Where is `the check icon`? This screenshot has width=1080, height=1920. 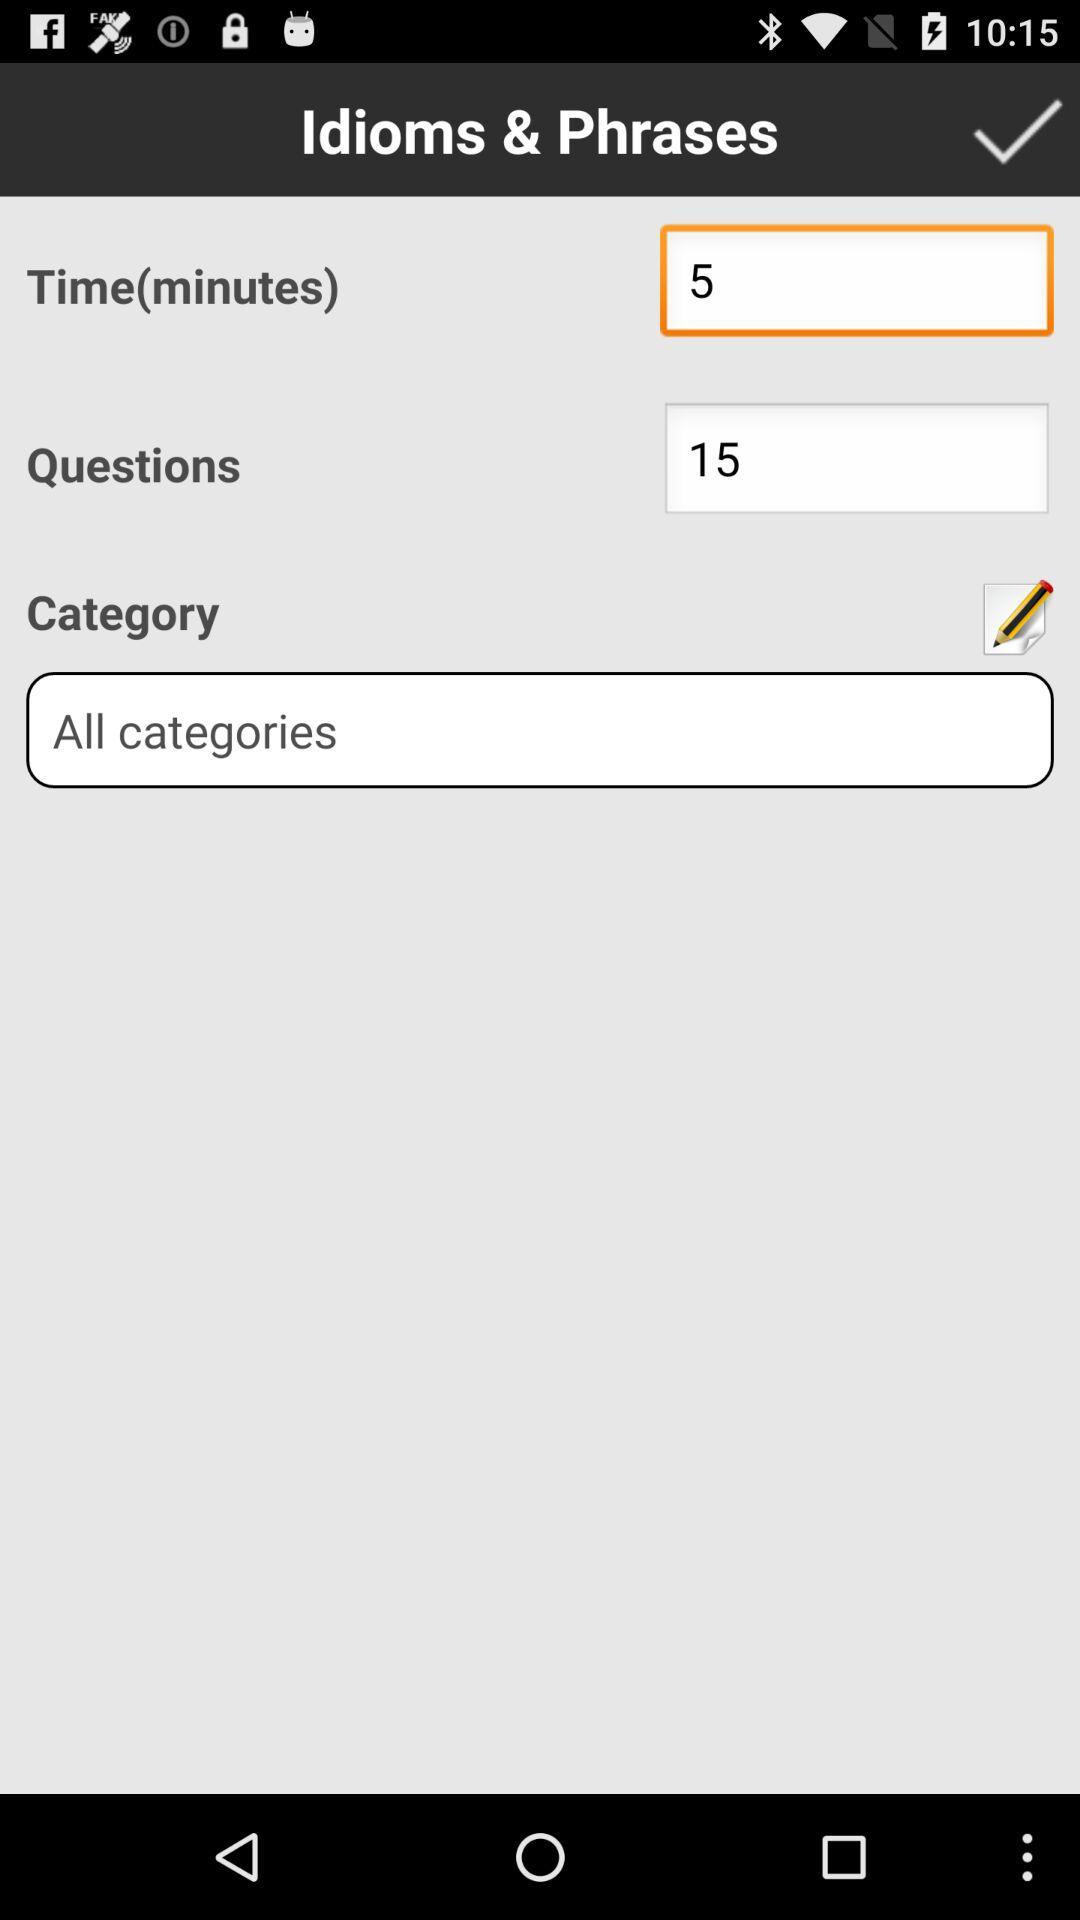
the check icon is located at coordinates (1017, 137).